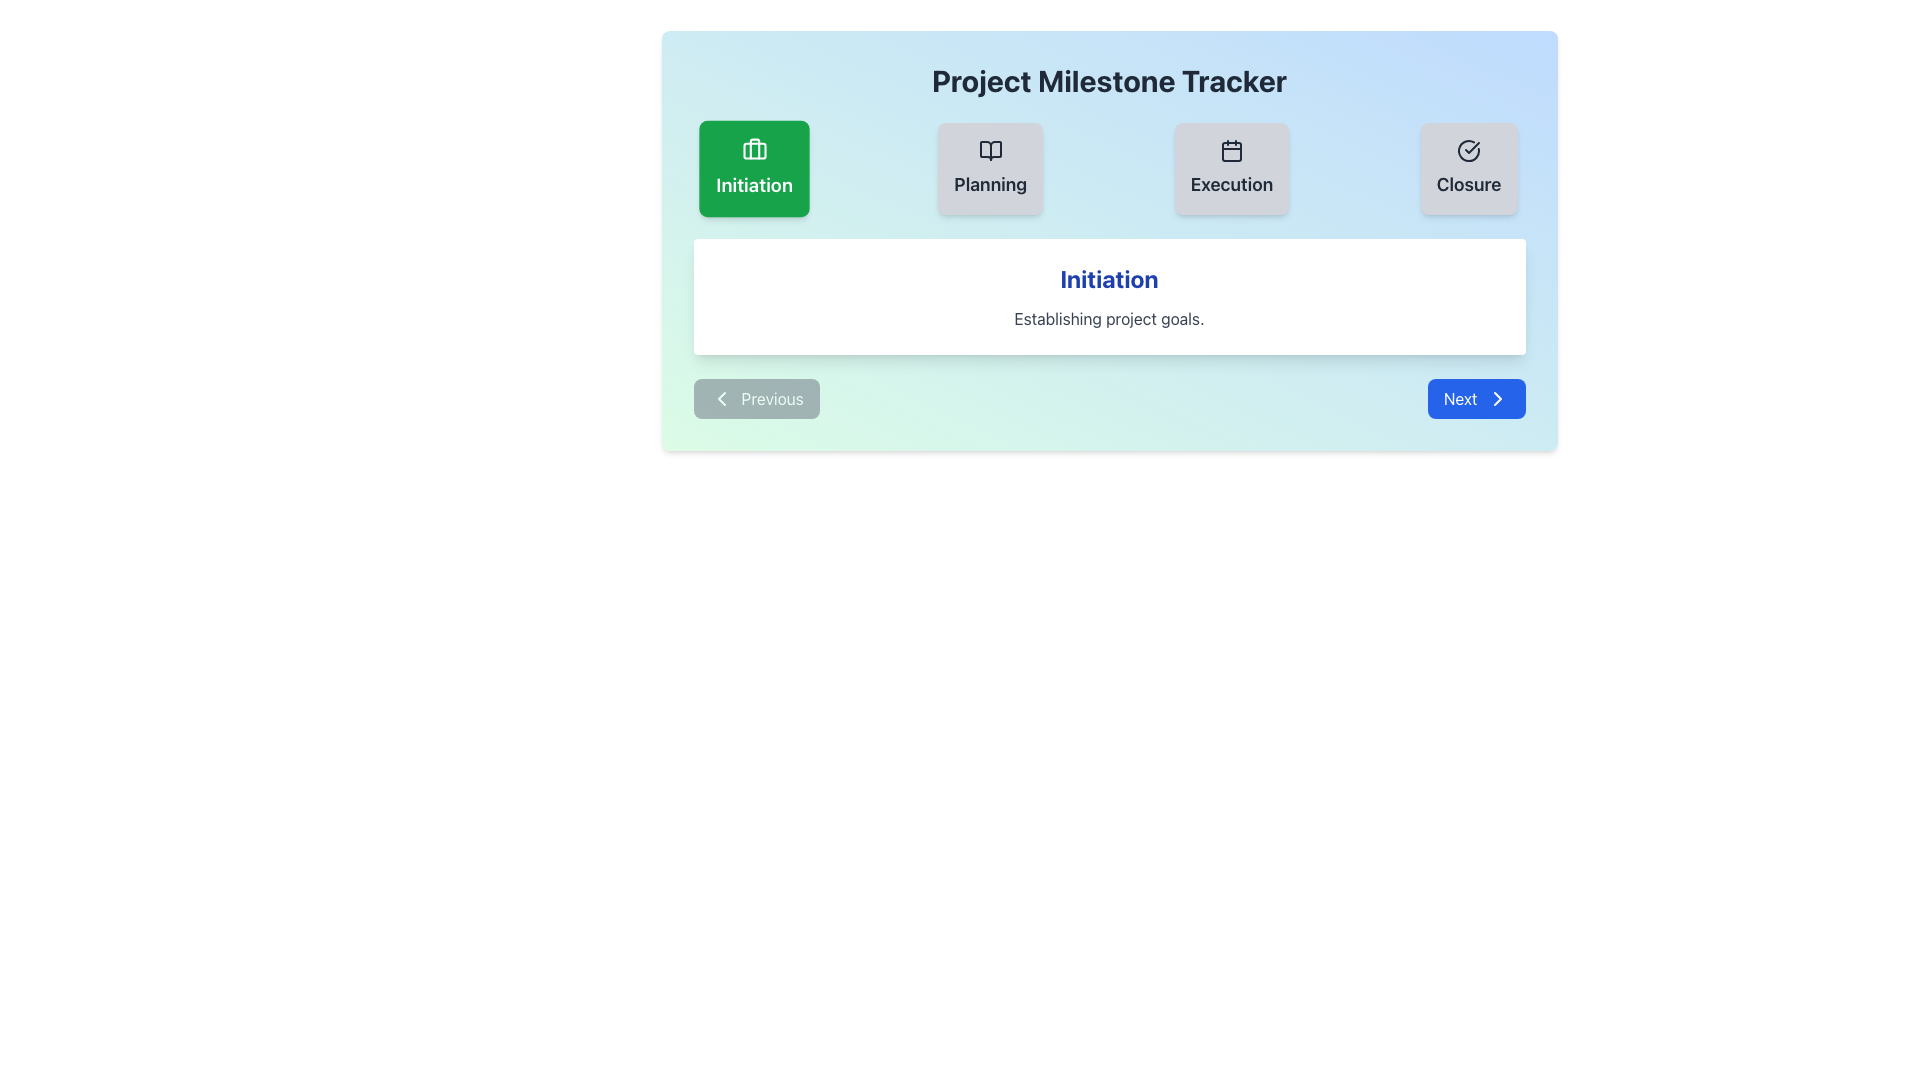 Image resolution: width=1920 pixels, height=1080 pixels. I want to click on the chevron icon within the 'Next' button located at the bottom-right corner of the interface, so click(1497, 398).